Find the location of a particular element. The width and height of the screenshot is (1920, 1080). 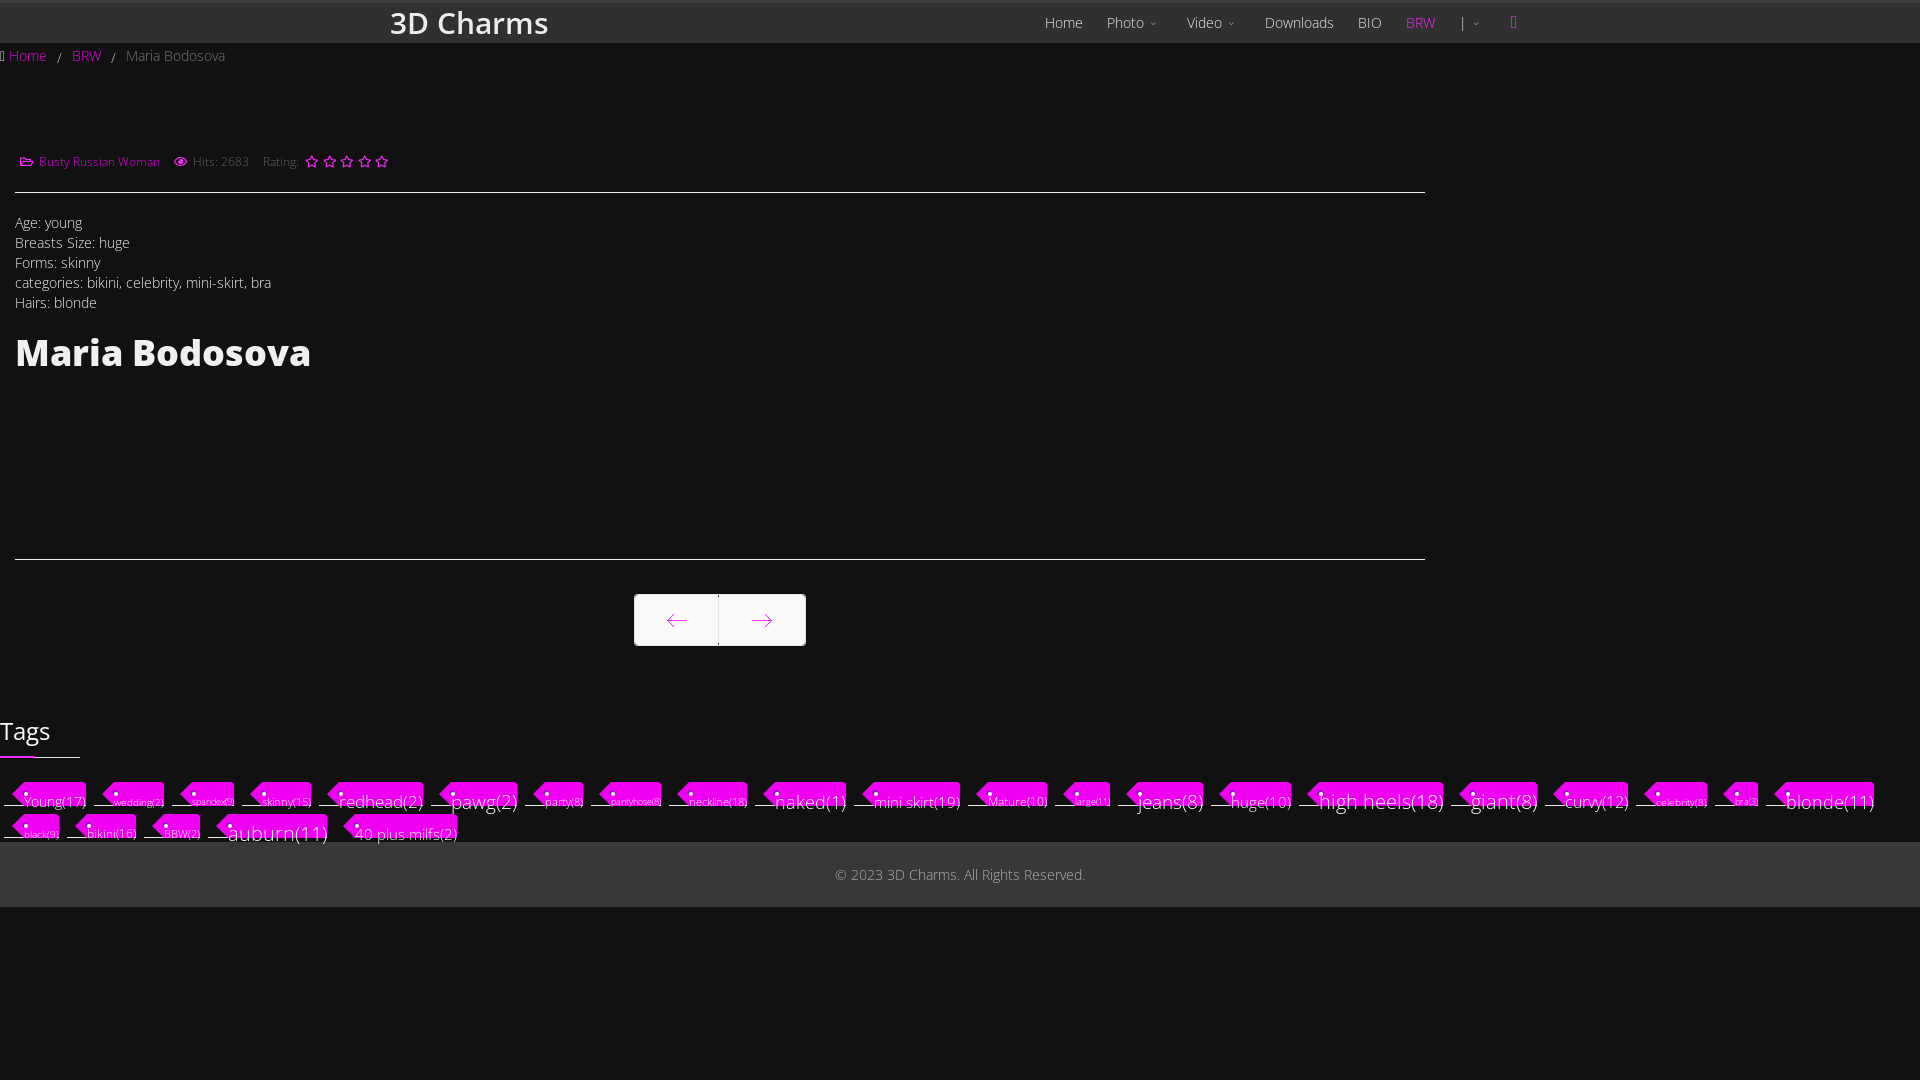

'|' is located at coordinates (1472, 23).